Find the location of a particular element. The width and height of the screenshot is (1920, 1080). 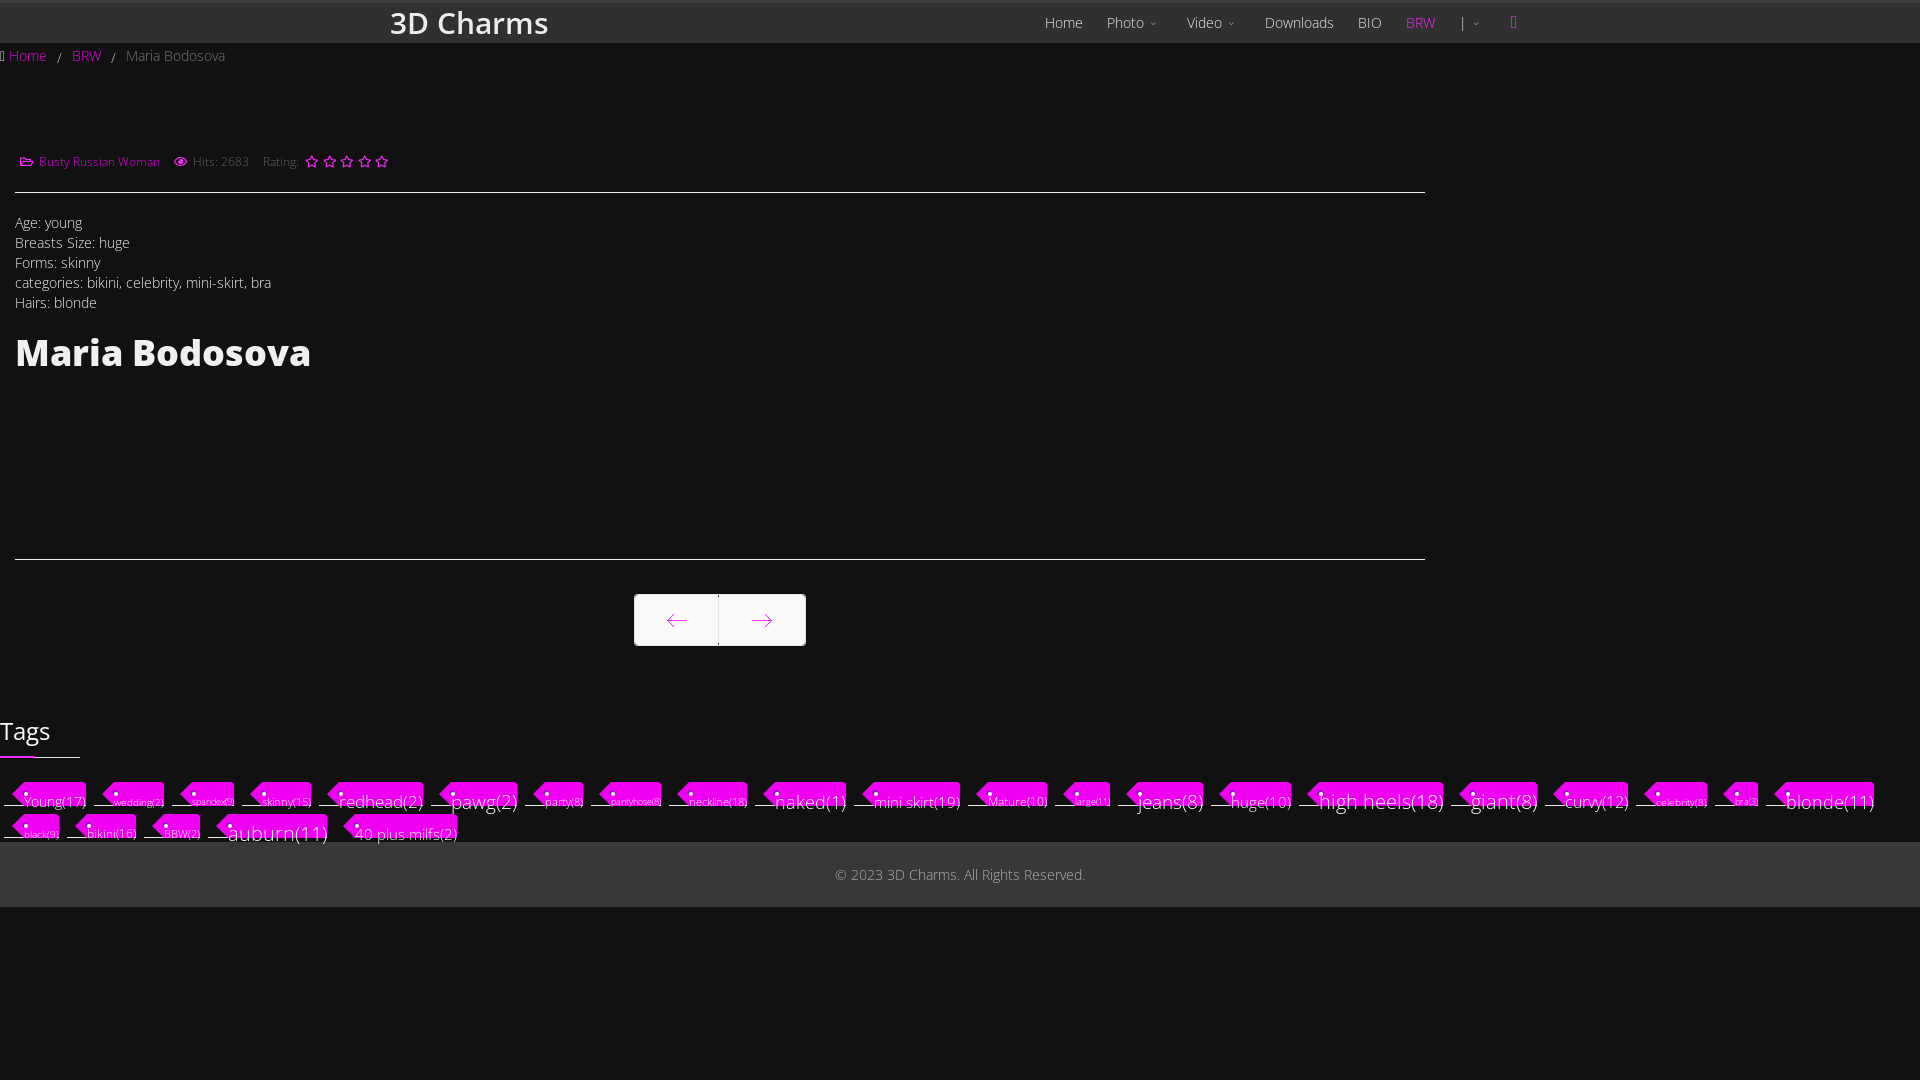

'|' is located at coordinates (1472, 23).